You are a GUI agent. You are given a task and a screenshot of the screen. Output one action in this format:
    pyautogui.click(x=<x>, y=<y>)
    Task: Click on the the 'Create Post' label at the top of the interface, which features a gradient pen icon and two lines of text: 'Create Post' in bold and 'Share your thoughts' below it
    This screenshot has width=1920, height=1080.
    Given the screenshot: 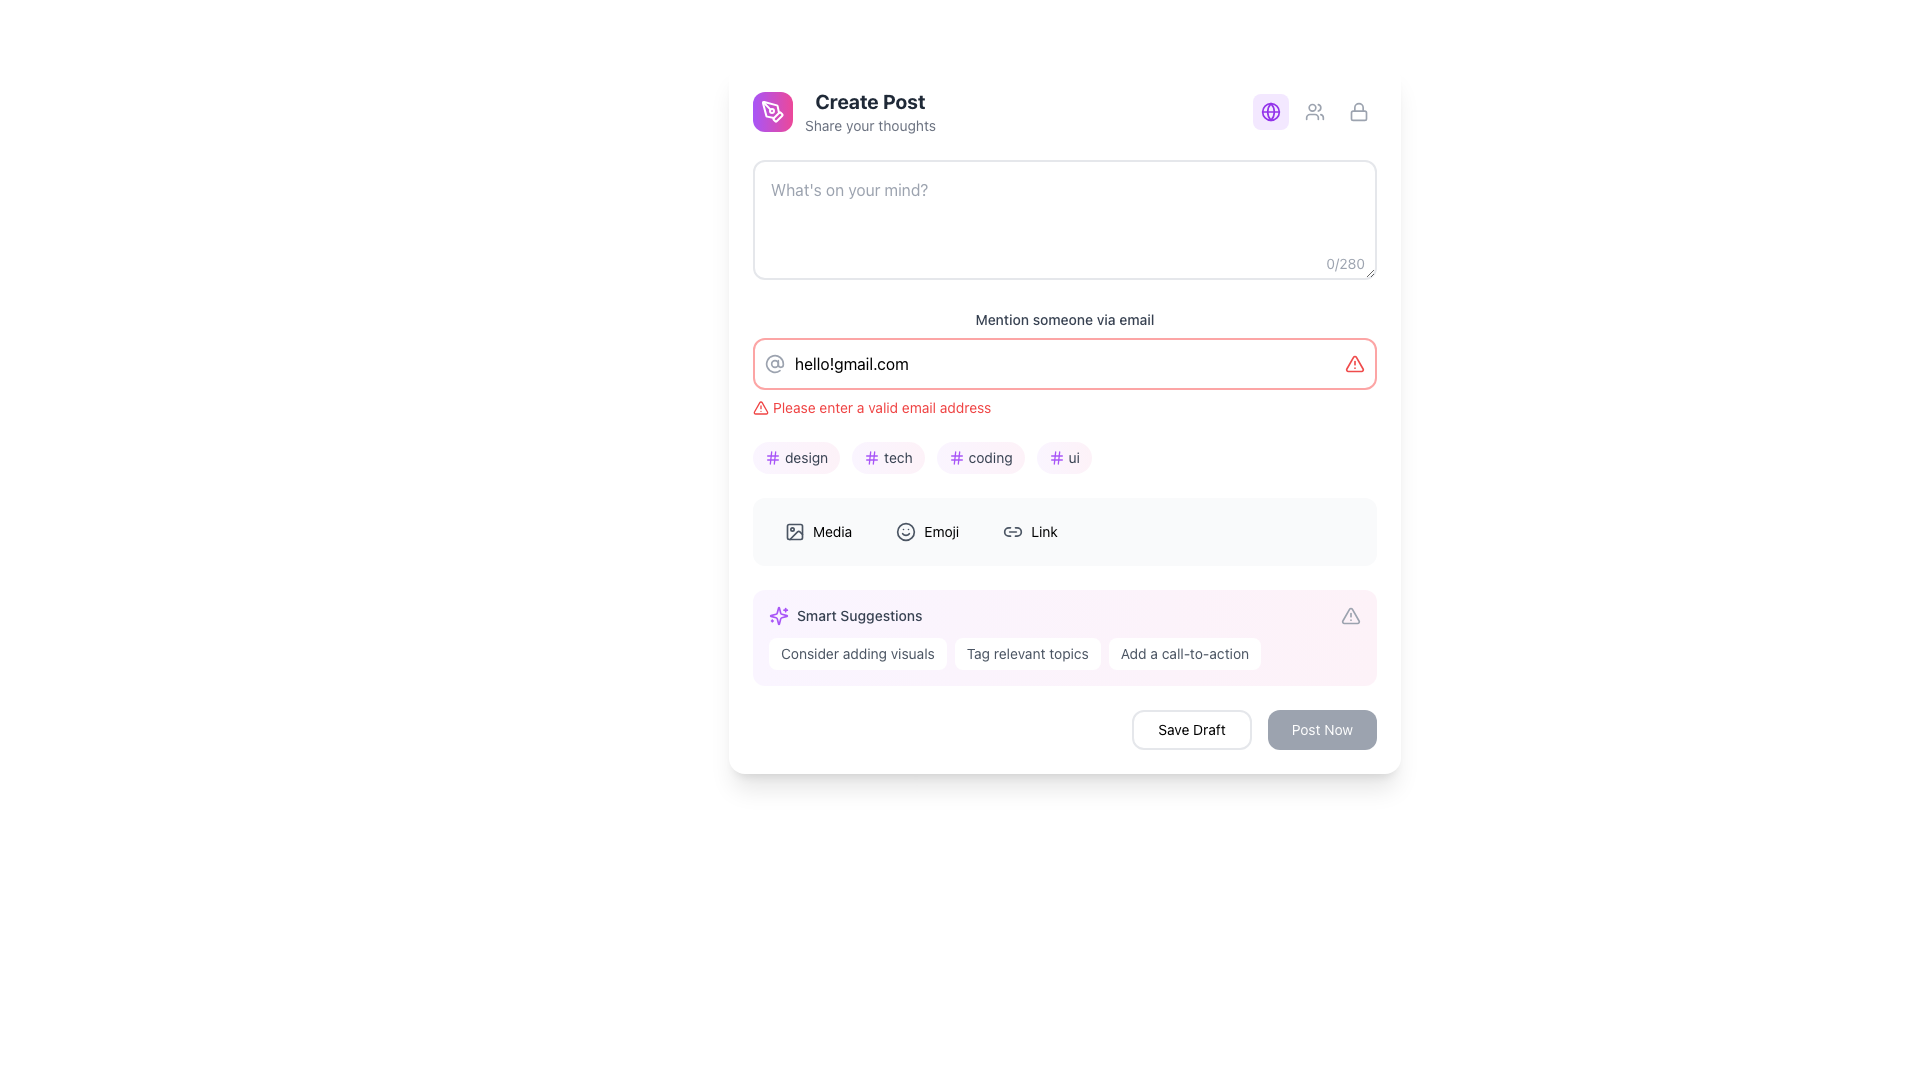 What is the action you would take?
    pyautogui.click(x=844, y=111)
    